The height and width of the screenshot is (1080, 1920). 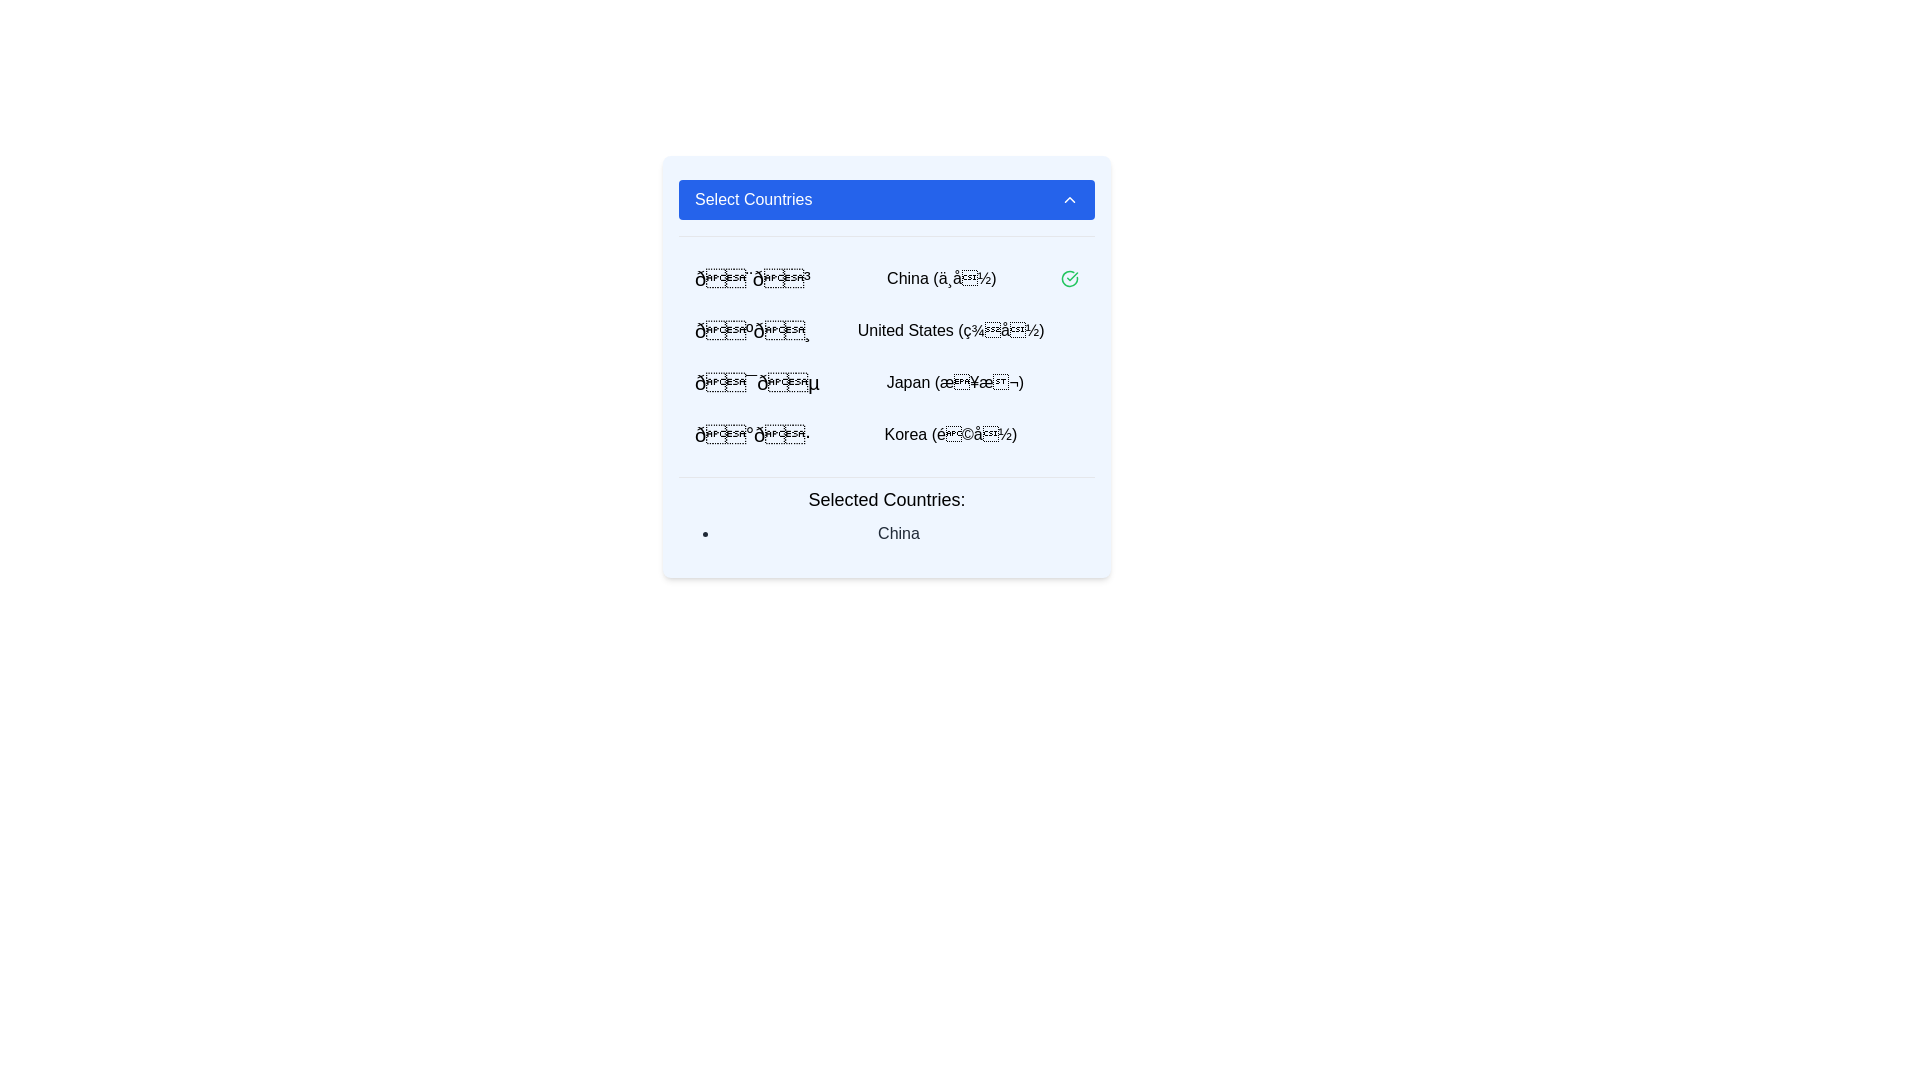 I want to click on the text label displaying 'United States (美國)', so click(x=950, y=330).